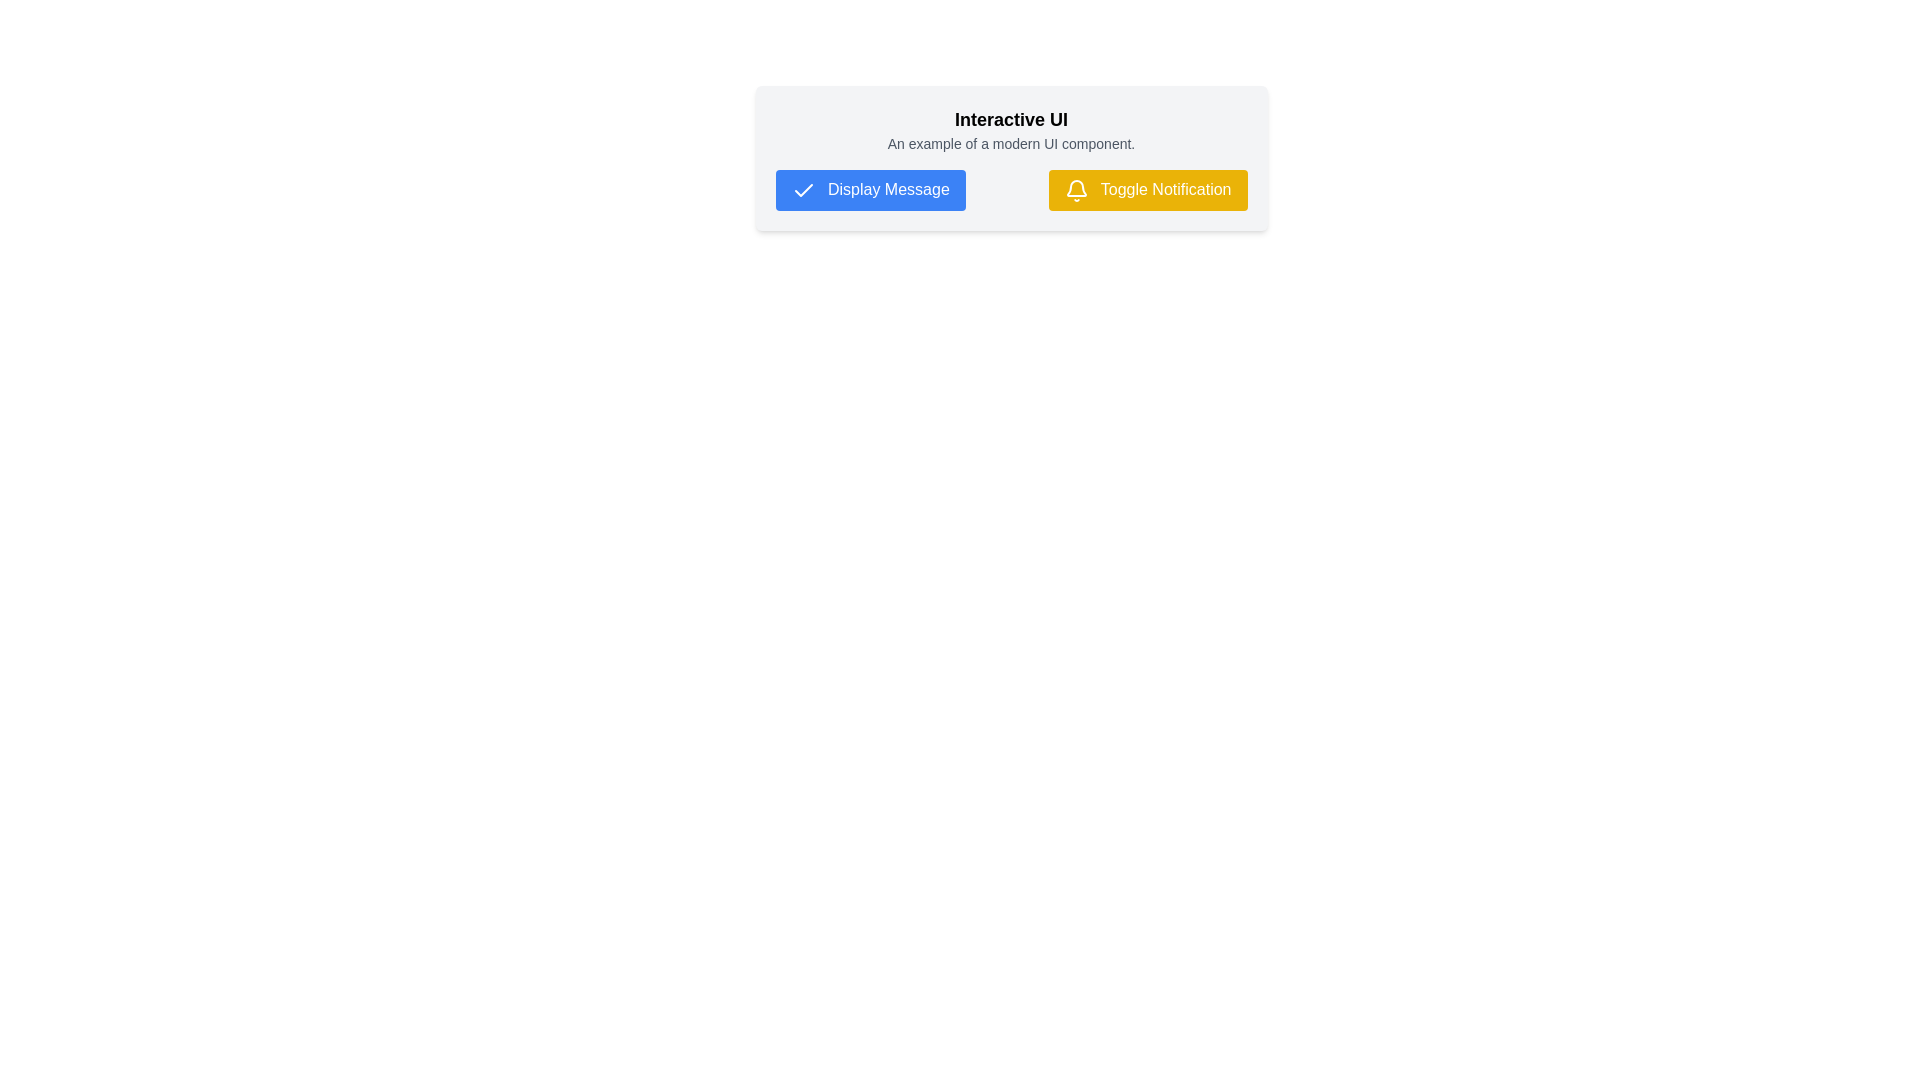 The height and width of the screenshot is (1080, 1920). Describe the element at coordinates (1075, 190) in the screenshot. I see `the bell icon within the 'Toggle Notification' button located at the bottom-right corner of the card under 'Interactive UI'` at that location.